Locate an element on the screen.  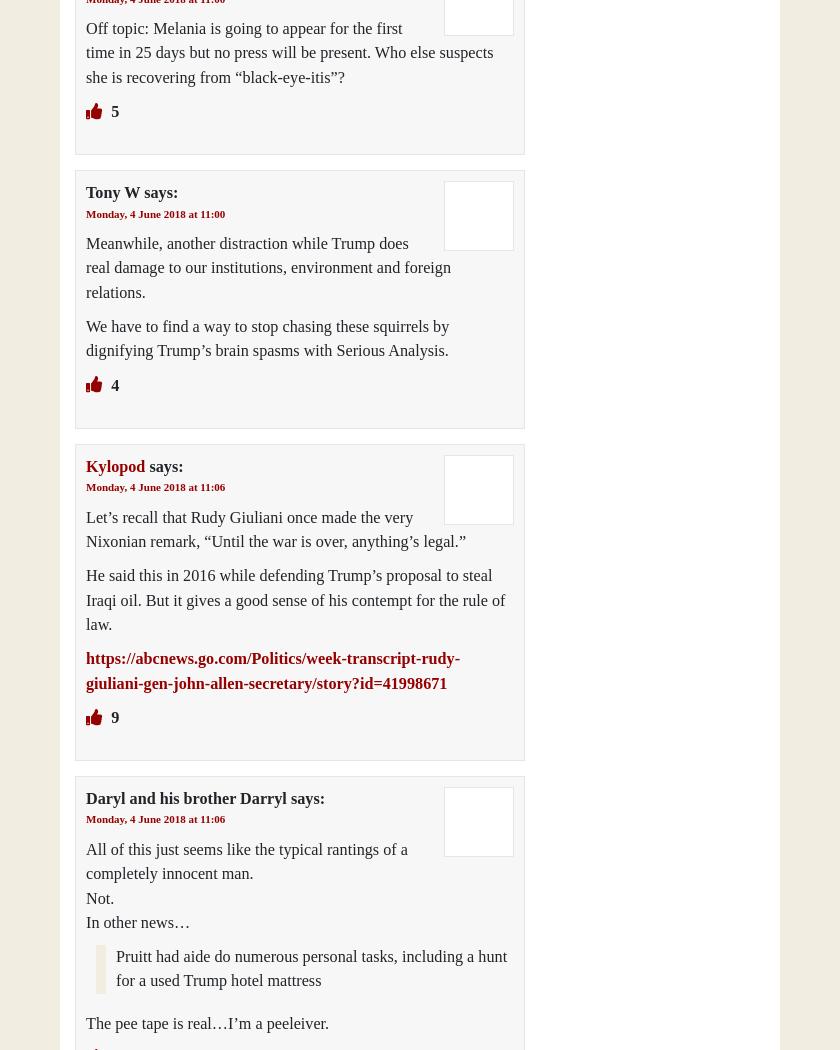
'He said this in 2016 while defending Trump’s proposal to steal Iraqi oil. But it gives a good sense of his contempt for the rule of law.' is located at coordinates (295, 598).